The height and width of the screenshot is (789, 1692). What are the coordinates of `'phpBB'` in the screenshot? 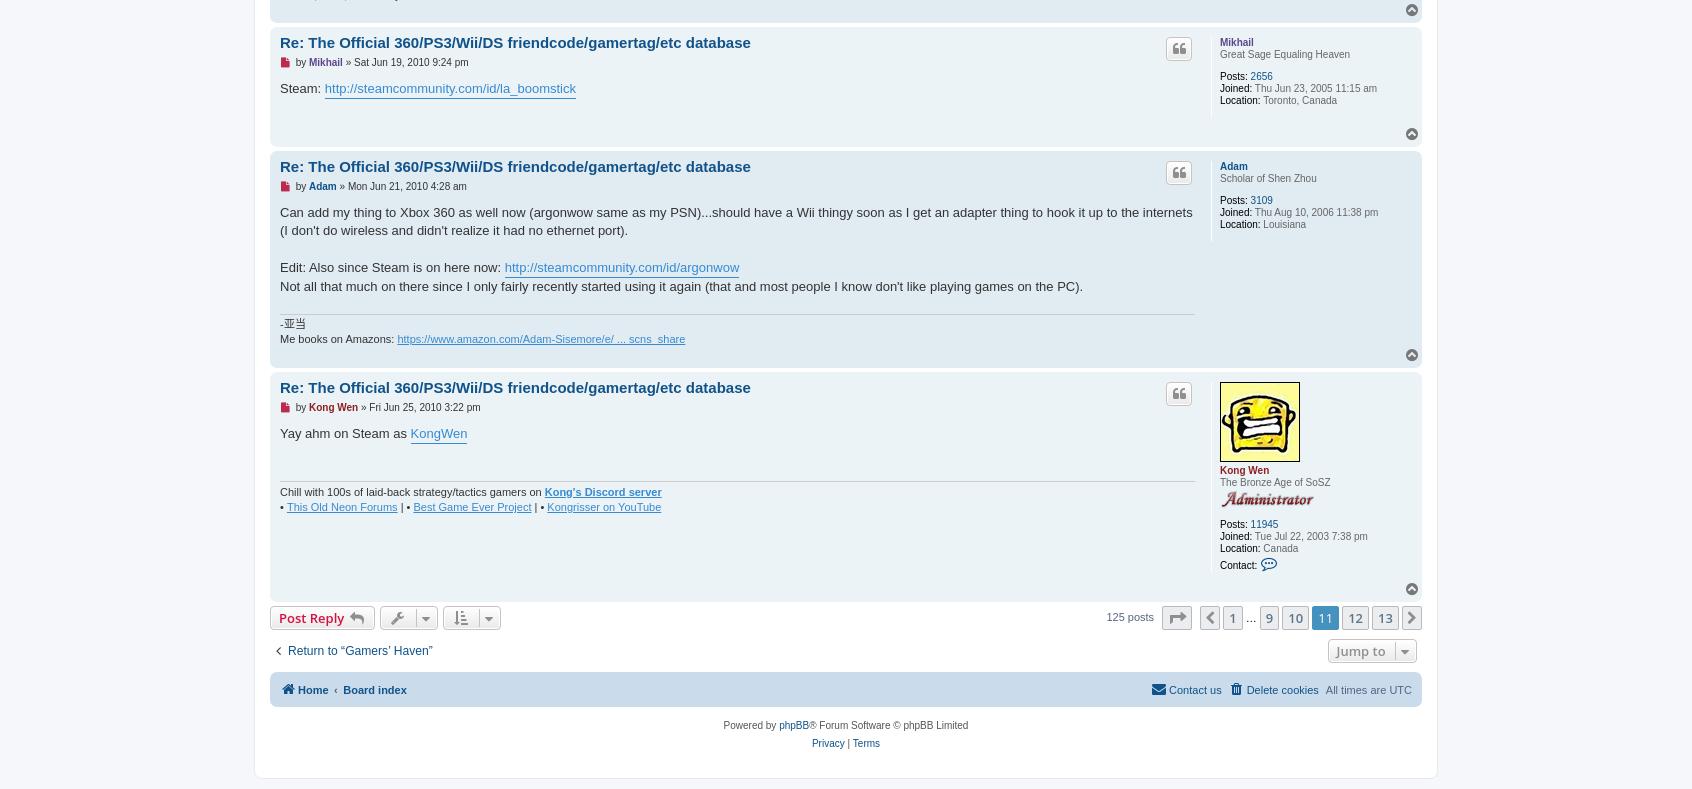 It's located at (794, 725).